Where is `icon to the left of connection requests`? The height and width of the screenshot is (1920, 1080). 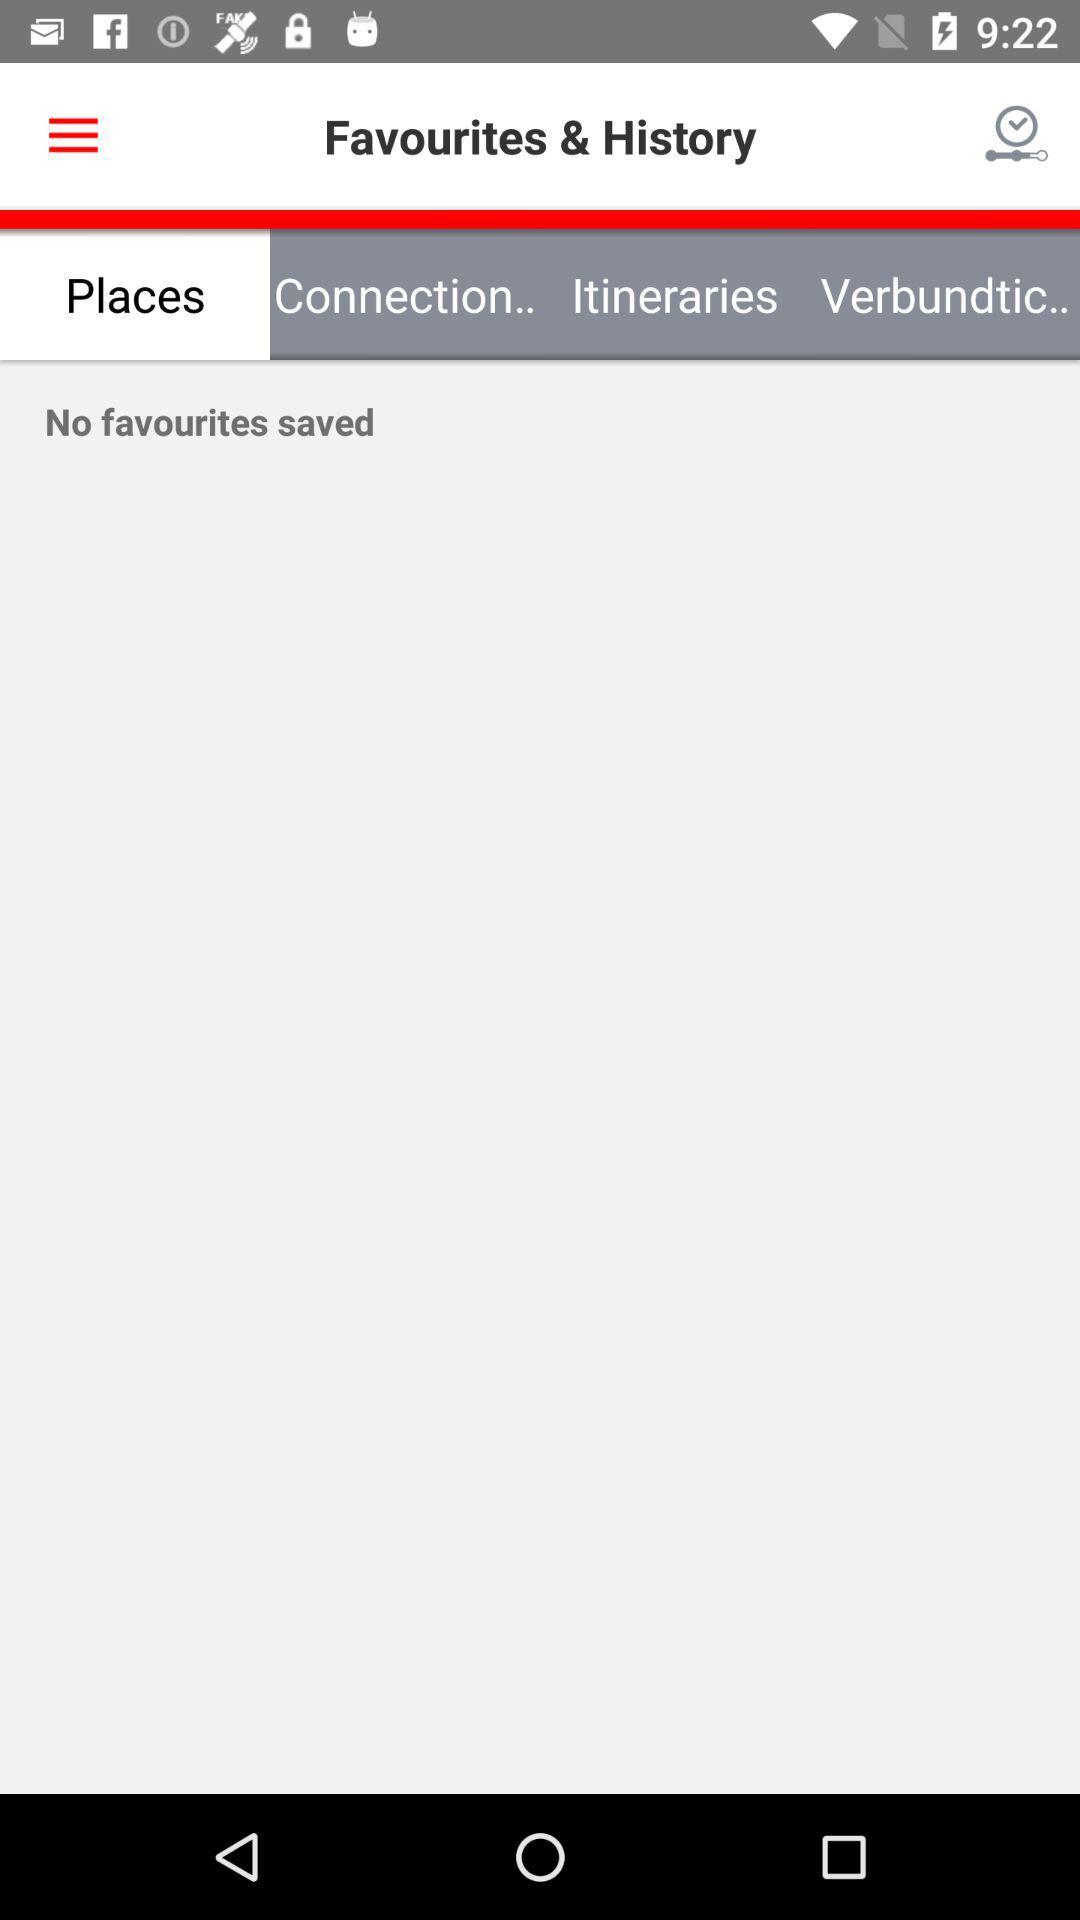 icon to the left of connection requests is located at coordinates (72, 135).